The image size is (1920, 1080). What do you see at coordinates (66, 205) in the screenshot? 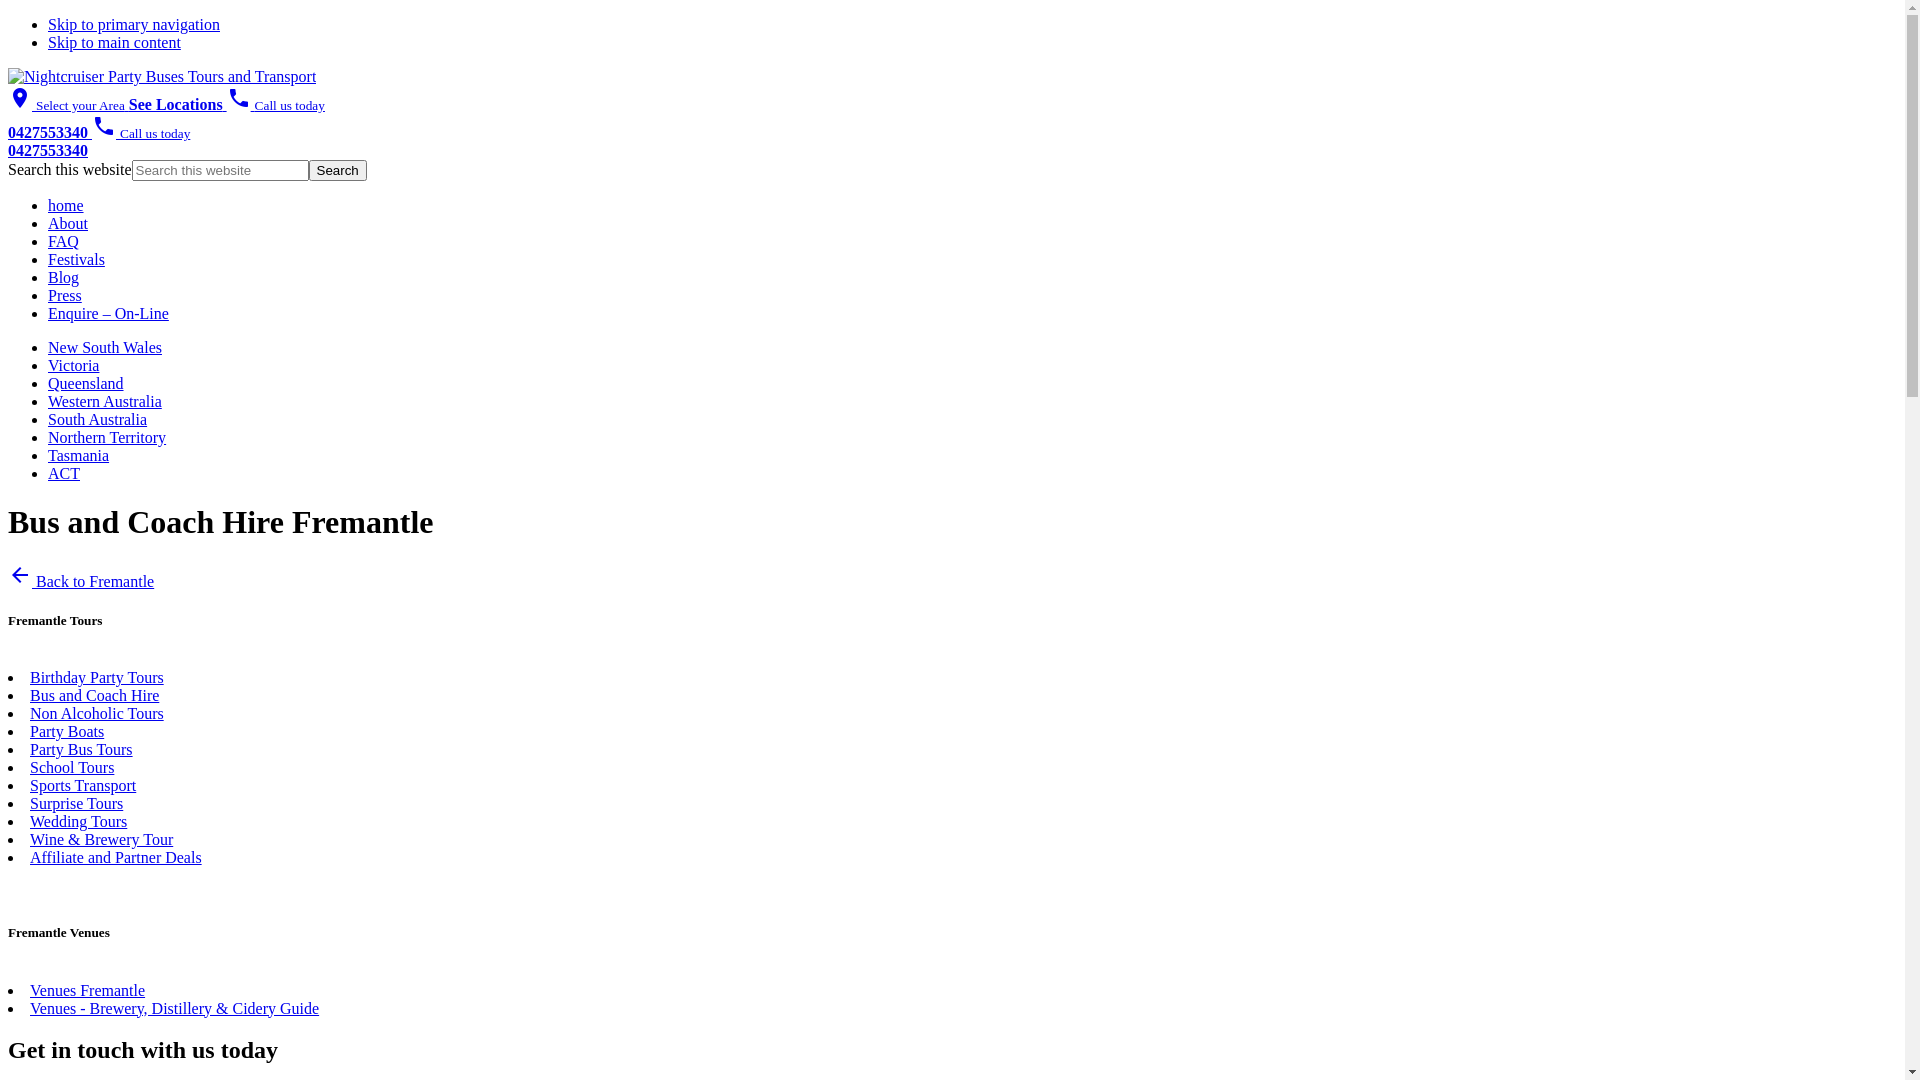
I see `'home'` at bounding box center [66, 205].